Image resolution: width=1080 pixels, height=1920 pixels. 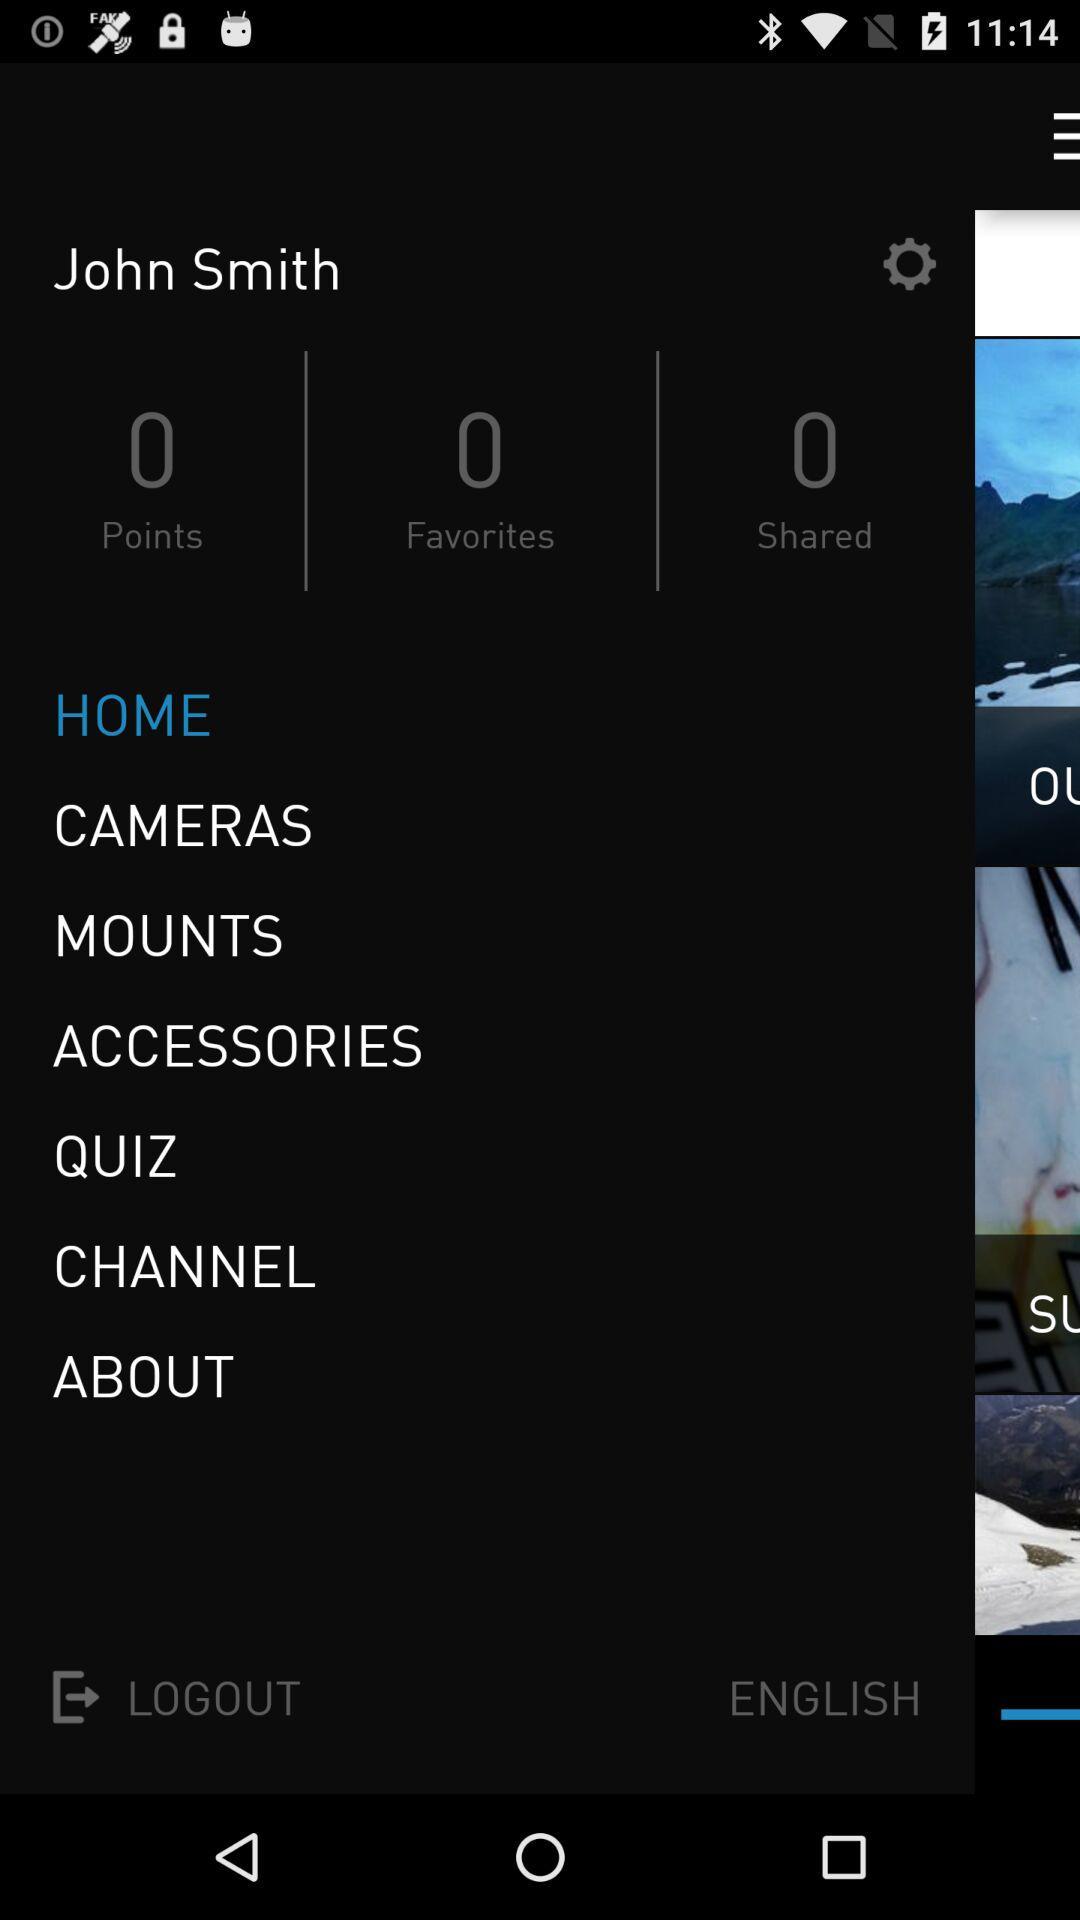 What do you see at coordinates (909, 262) in the screenshot?
I see `the icon to the right of john smith` at bounding box center [909, 262].